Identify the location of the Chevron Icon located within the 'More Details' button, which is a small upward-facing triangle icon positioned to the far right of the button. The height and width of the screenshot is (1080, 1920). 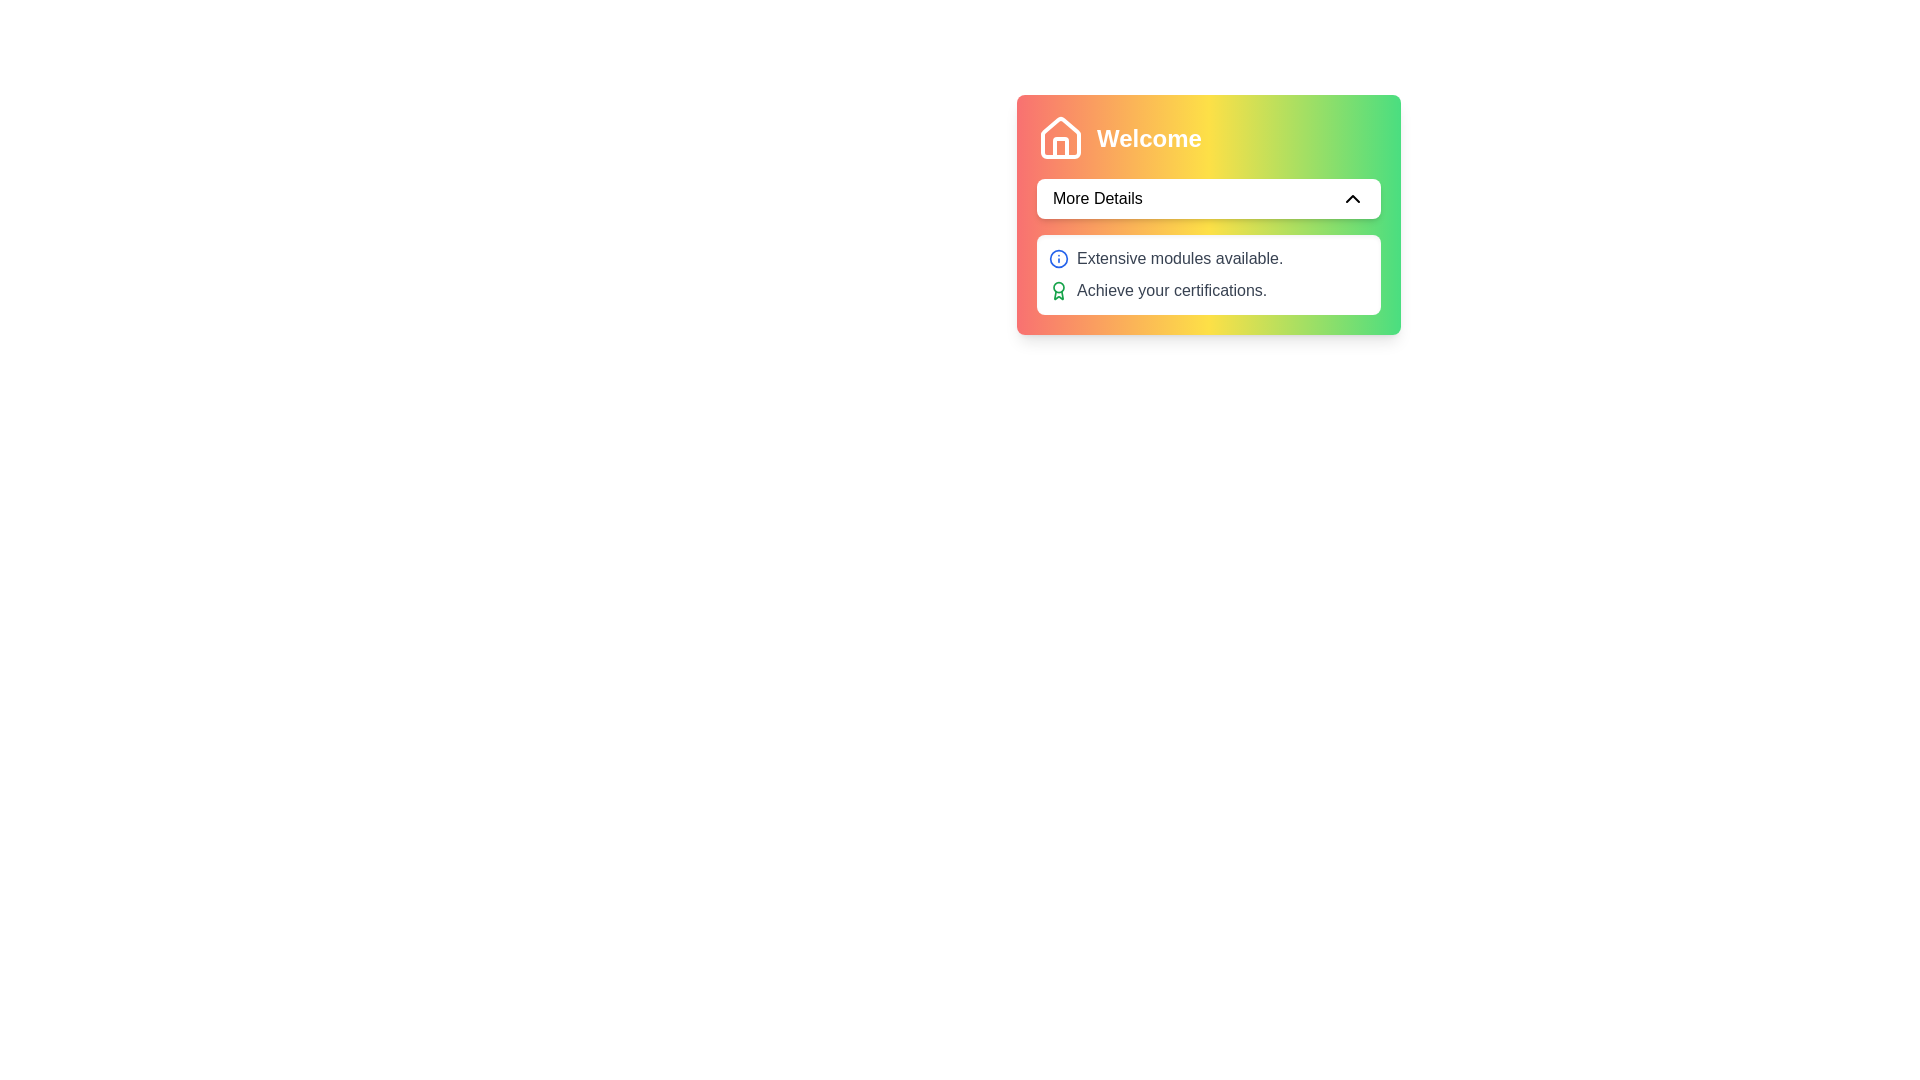
(1353, 199).